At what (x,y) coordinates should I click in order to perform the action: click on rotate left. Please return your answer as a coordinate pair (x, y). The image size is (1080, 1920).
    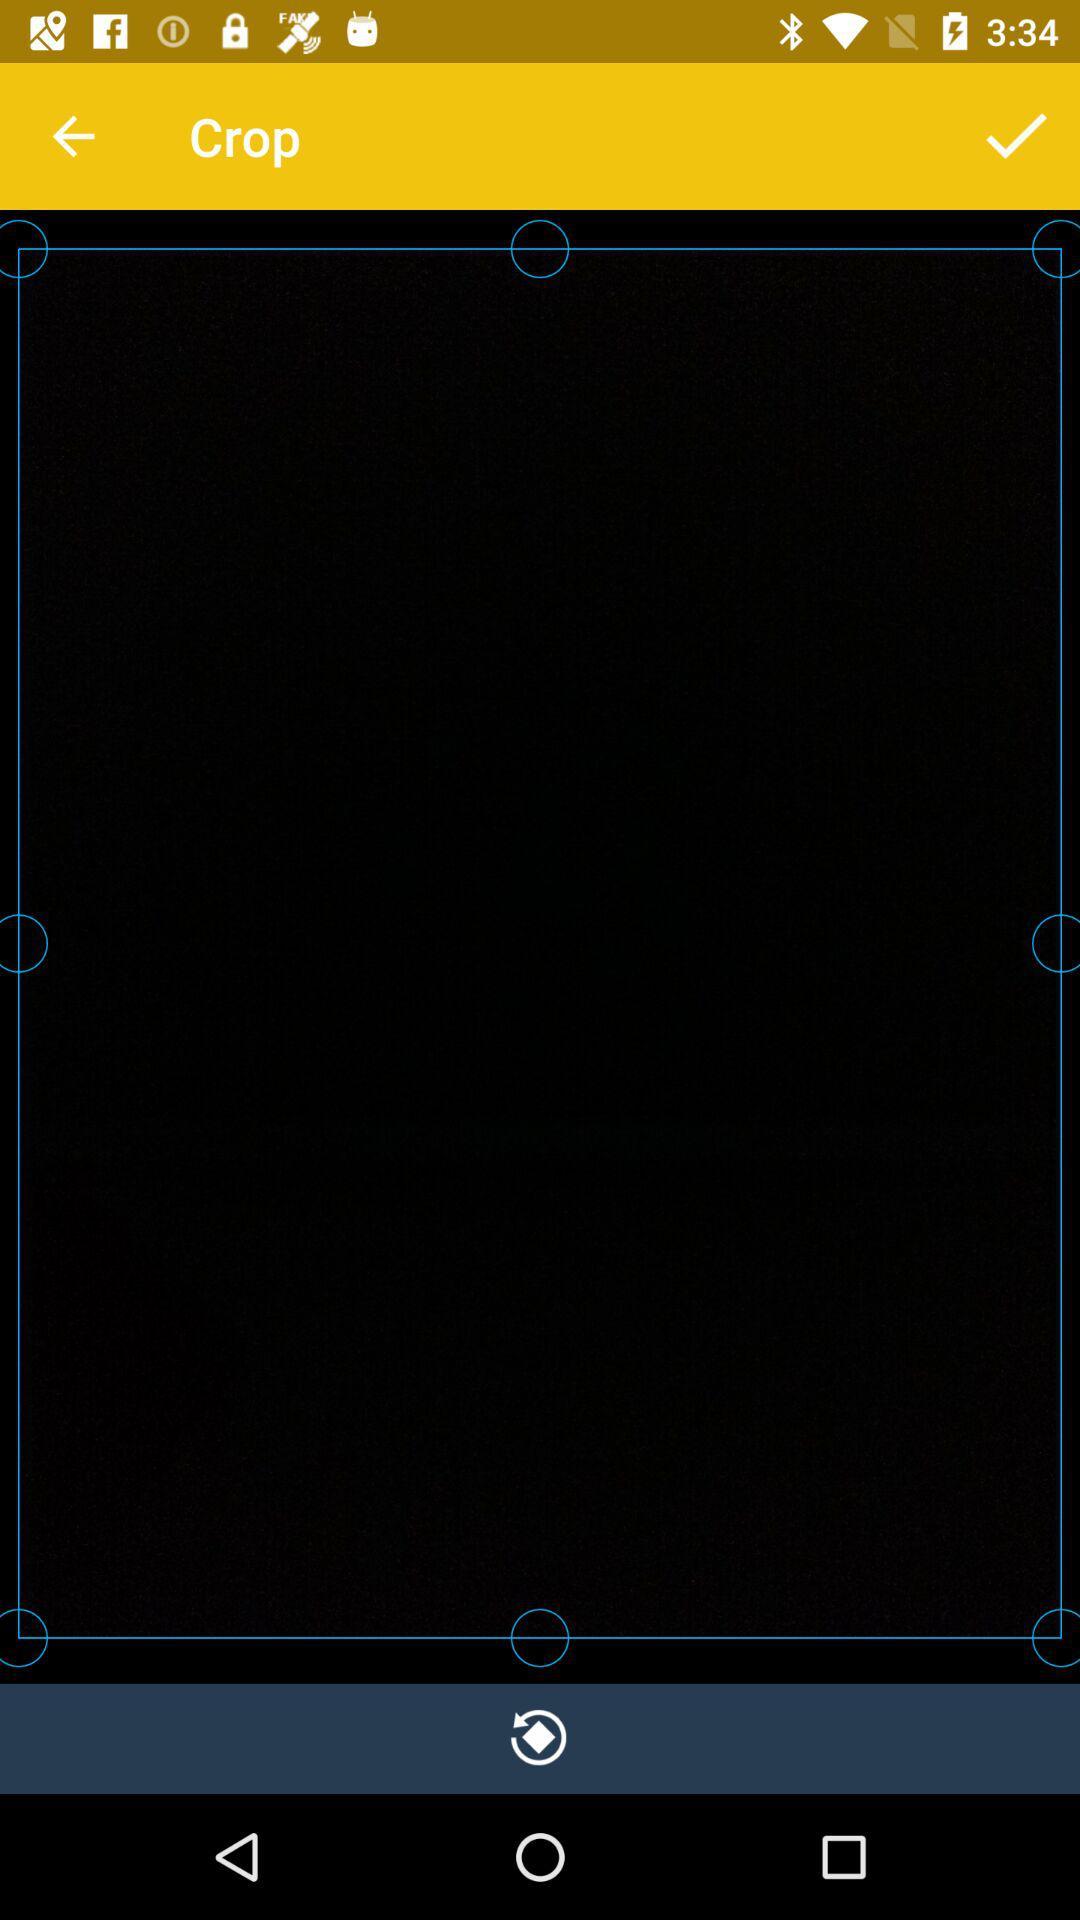
    Looking at the image, I should click on (540, 1737).